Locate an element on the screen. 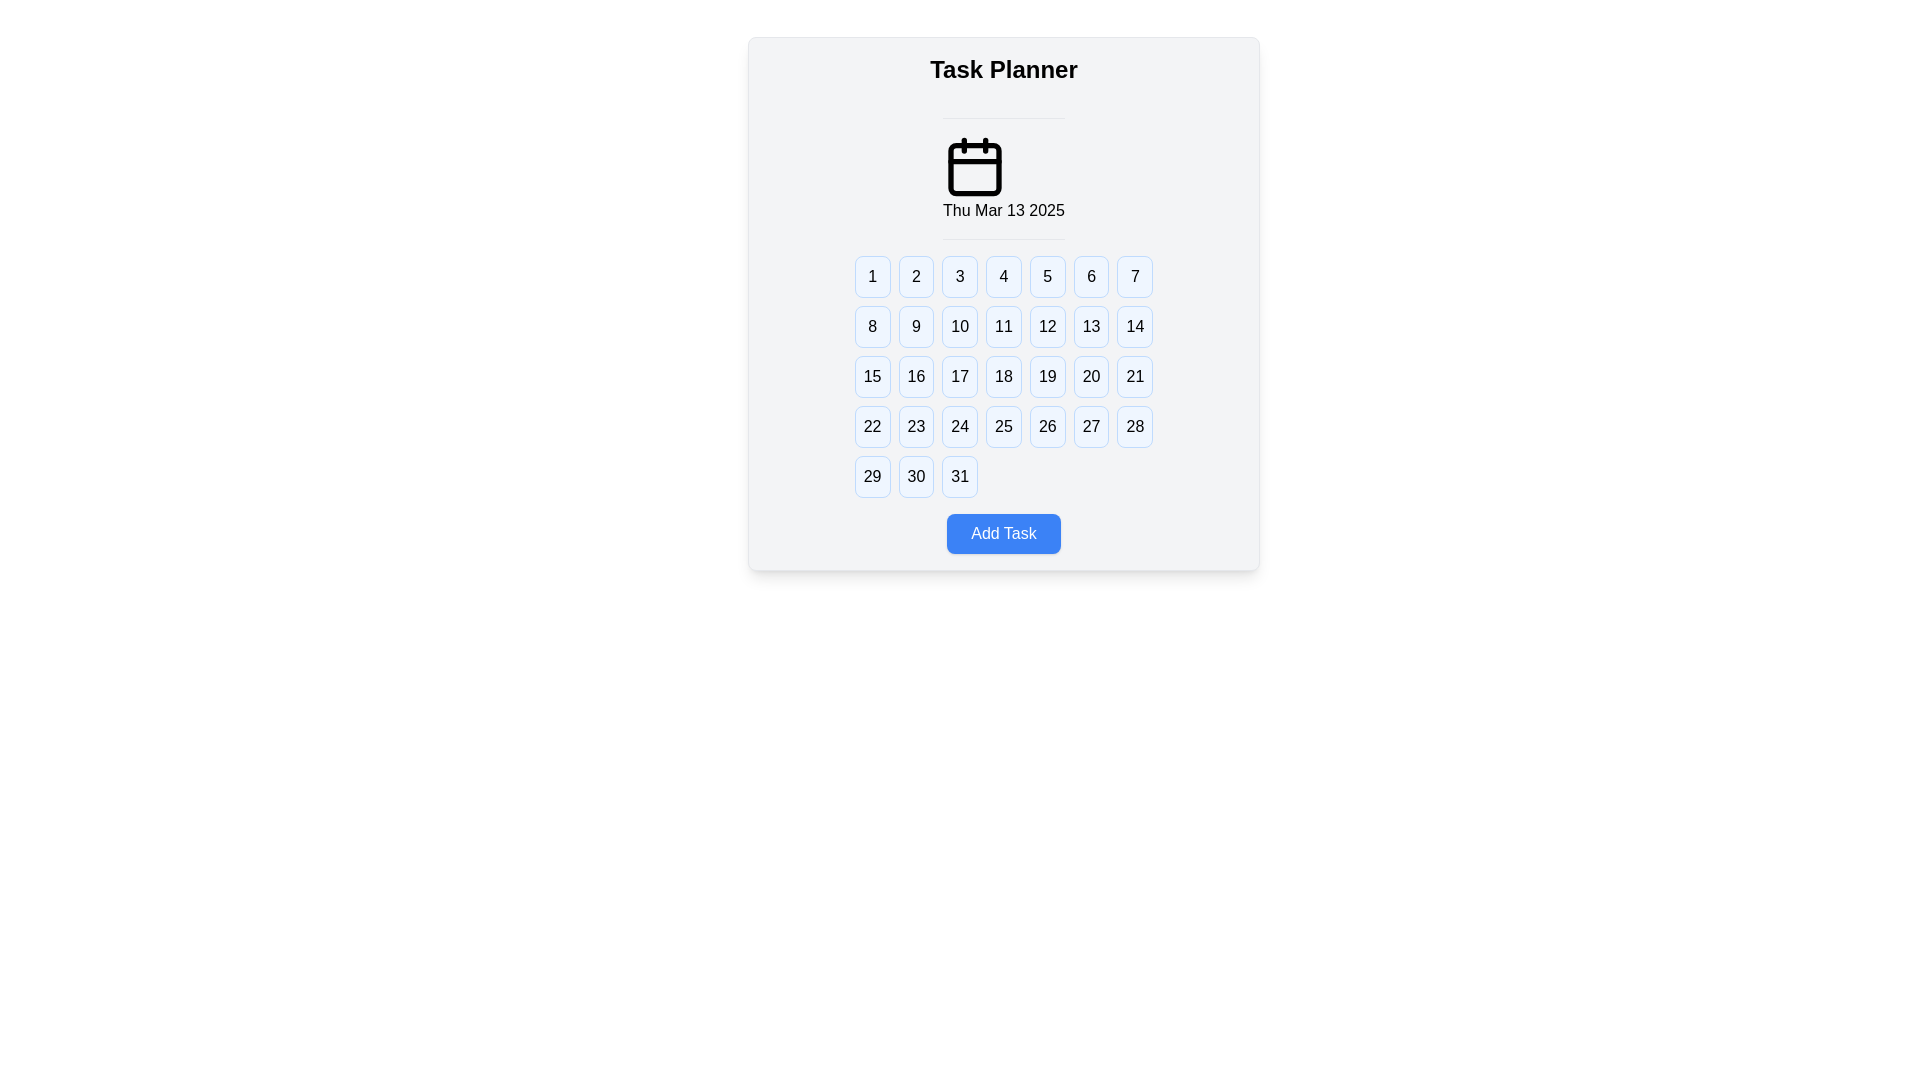 This screenshot has height=1080, width=1920. the button representing the 24th day in the calendar interface is located at coordinates (960, 426).